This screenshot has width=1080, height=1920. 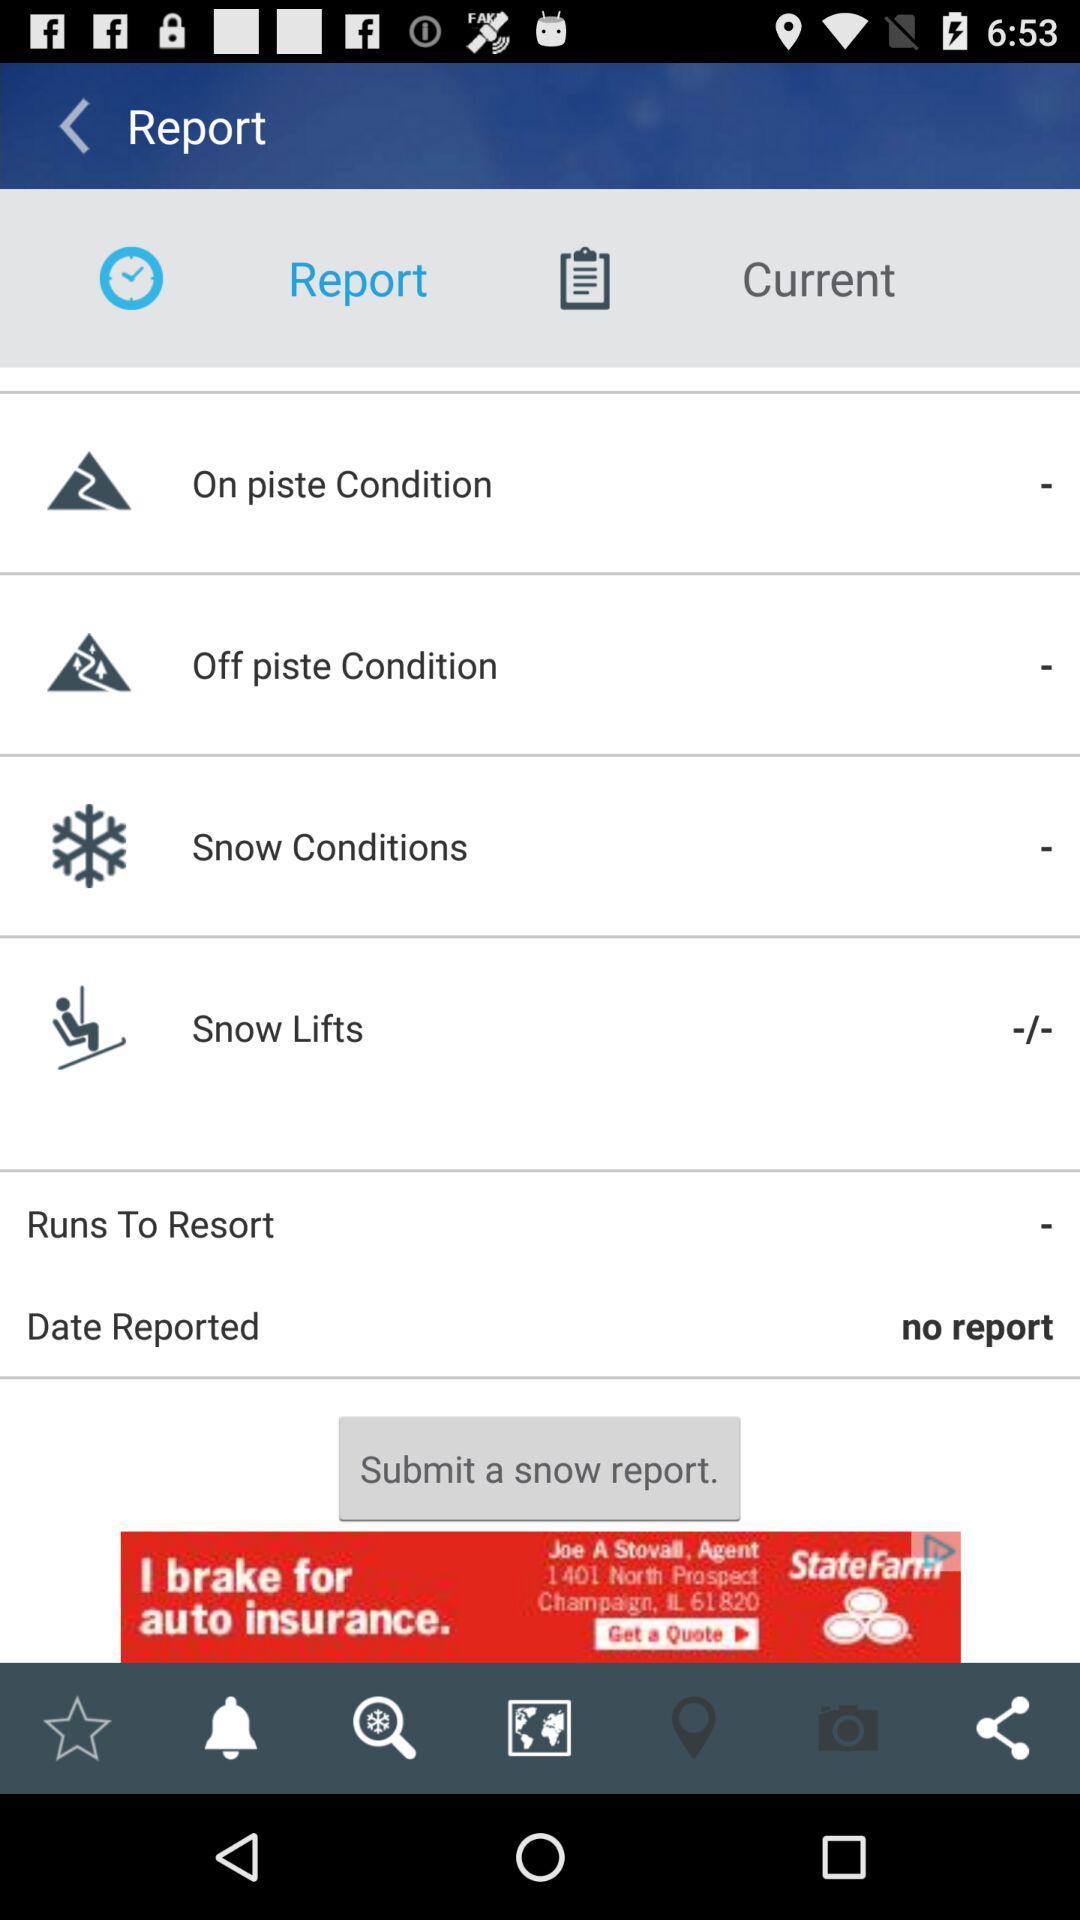 I want to click on camera mode, so click(x=848, y=1727).